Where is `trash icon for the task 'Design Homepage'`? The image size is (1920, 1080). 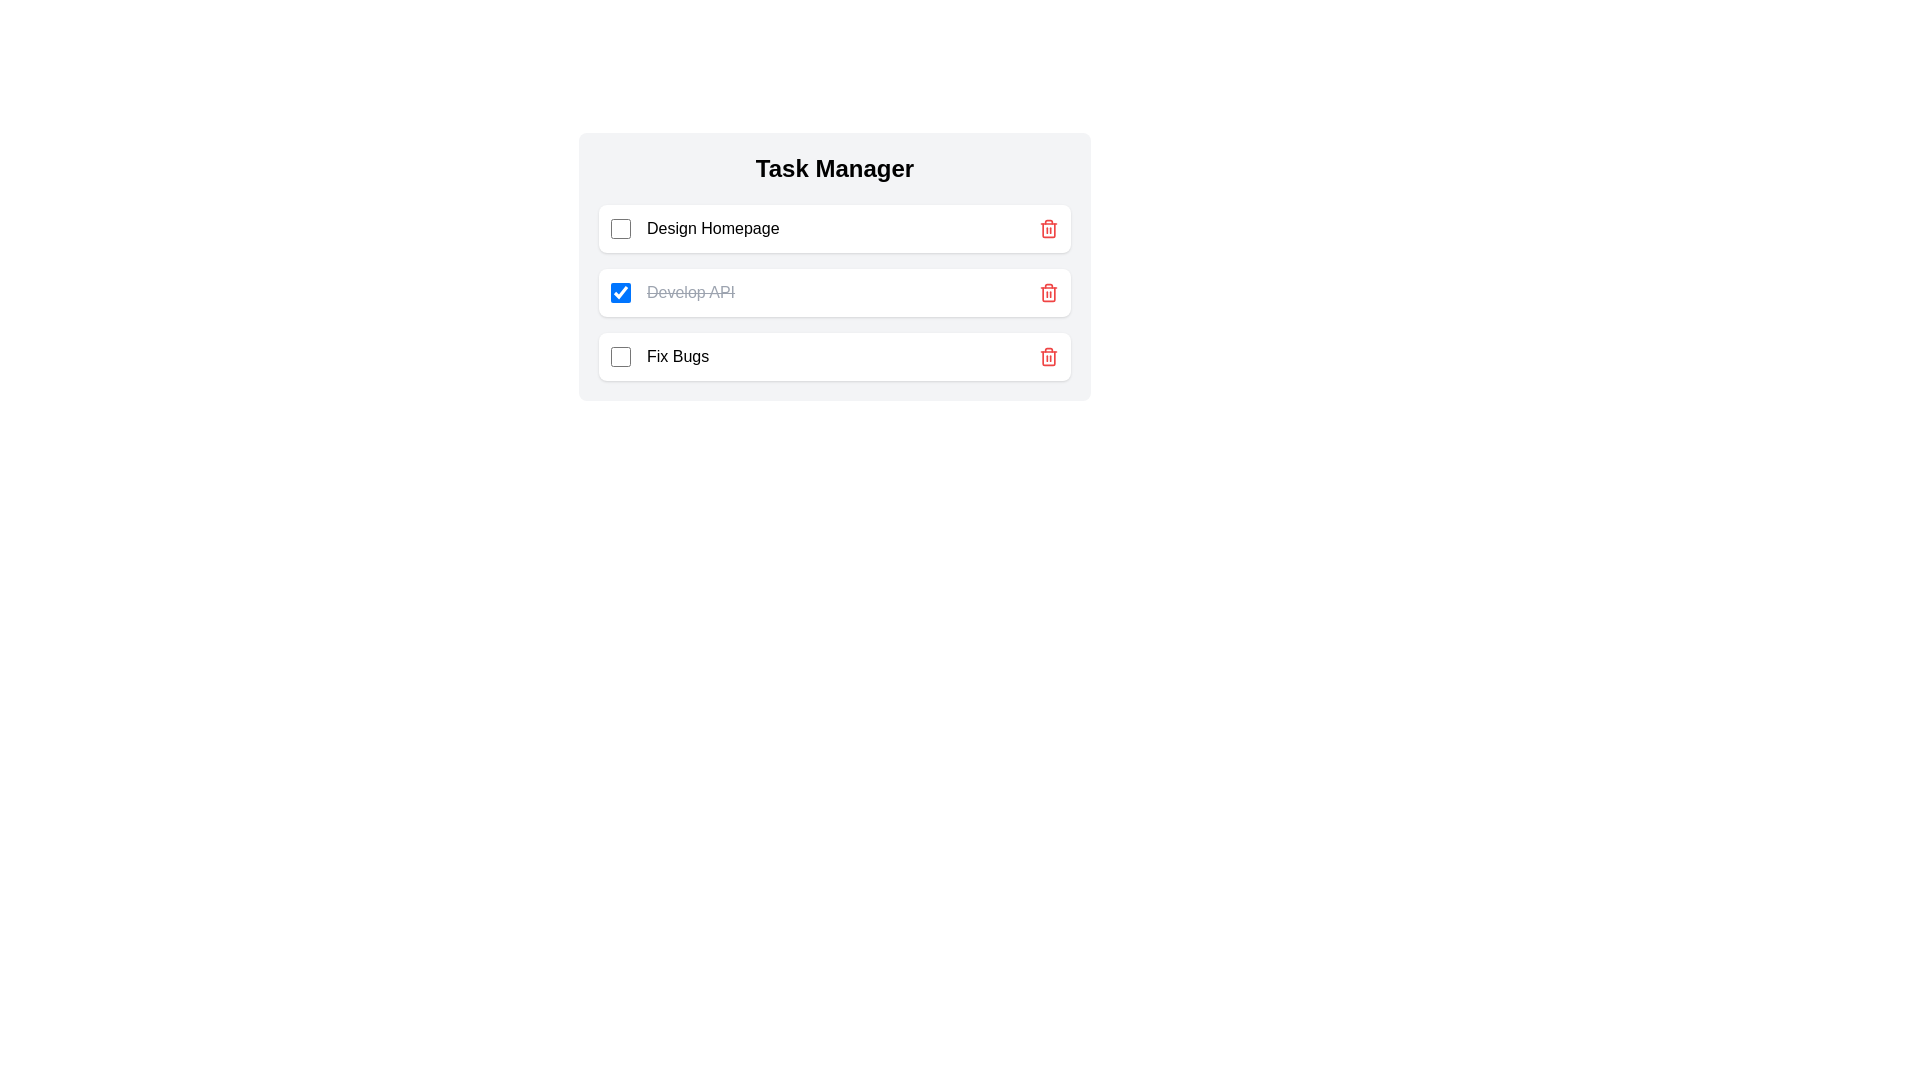
trash icon for the task 'Design Homepage' is located at coordinates (1048, 227).